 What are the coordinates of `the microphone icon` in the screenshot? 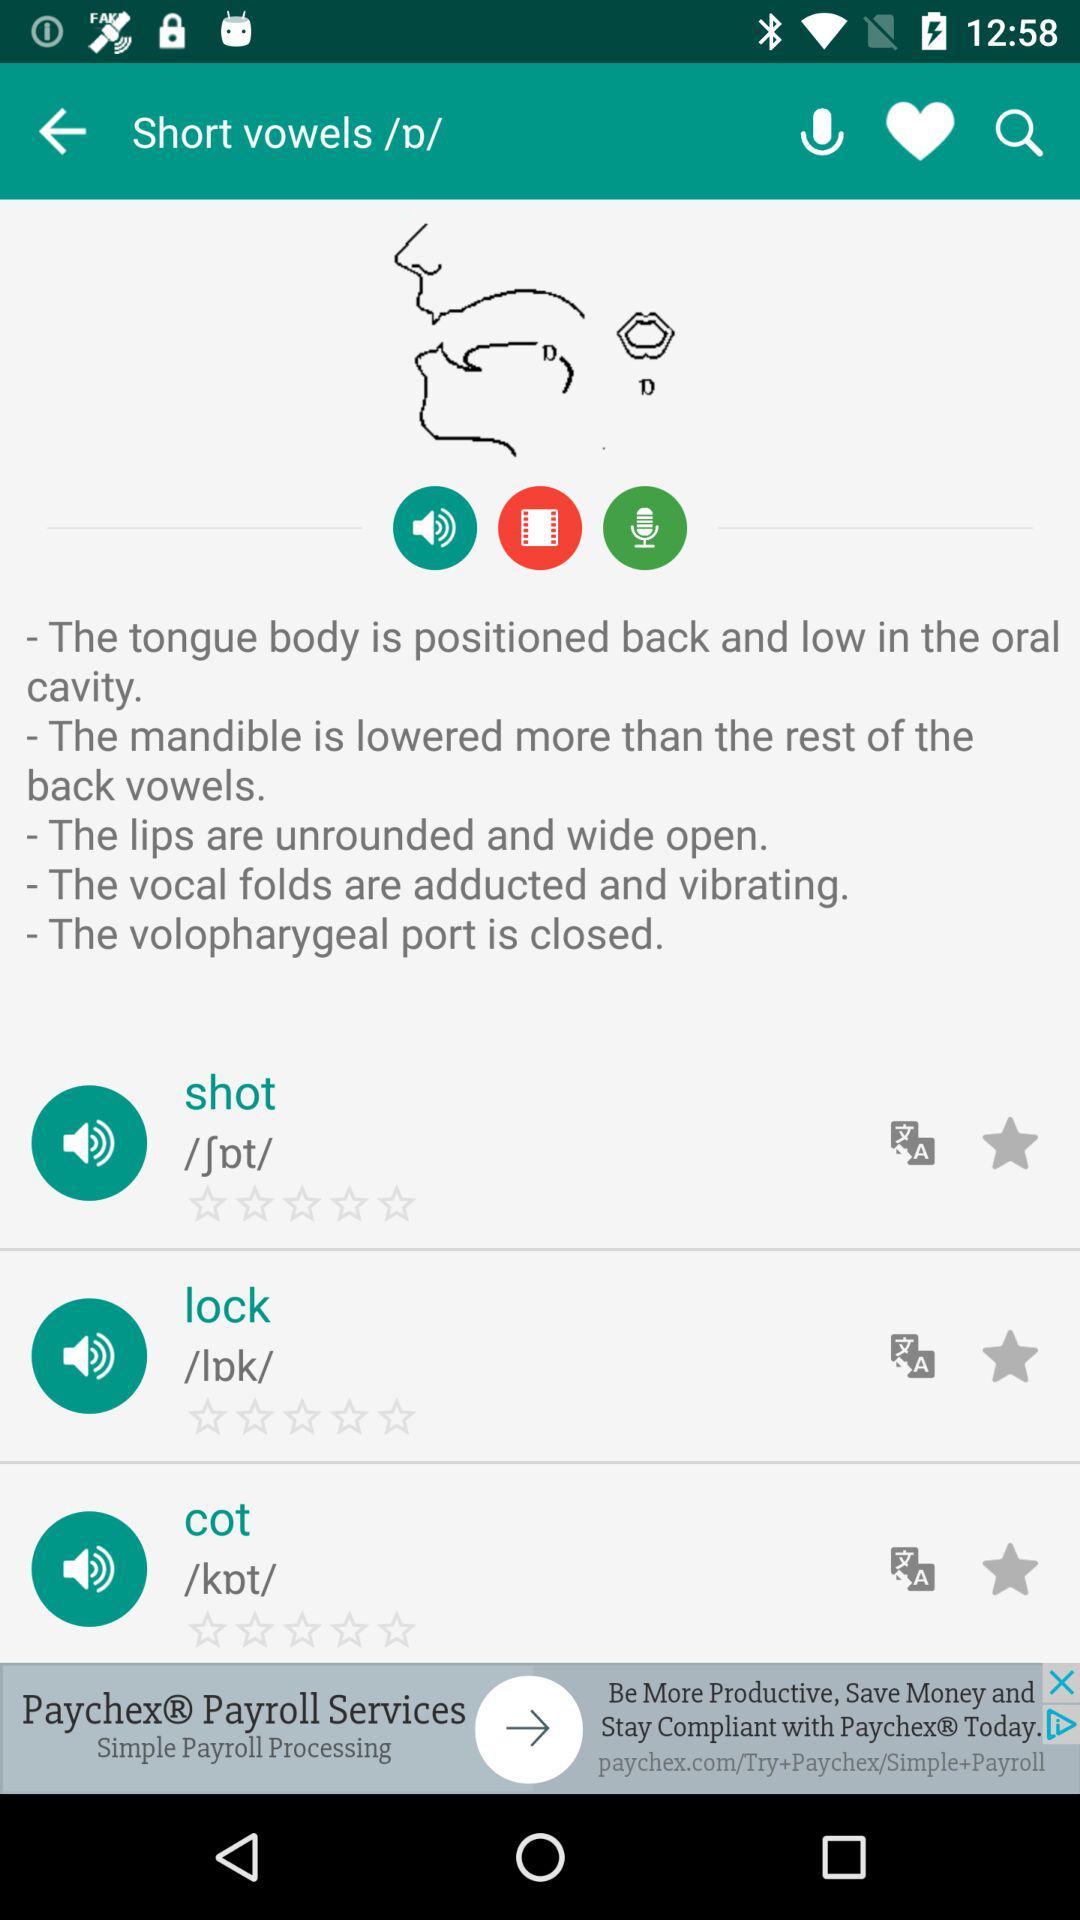 It's located at (644, 528).